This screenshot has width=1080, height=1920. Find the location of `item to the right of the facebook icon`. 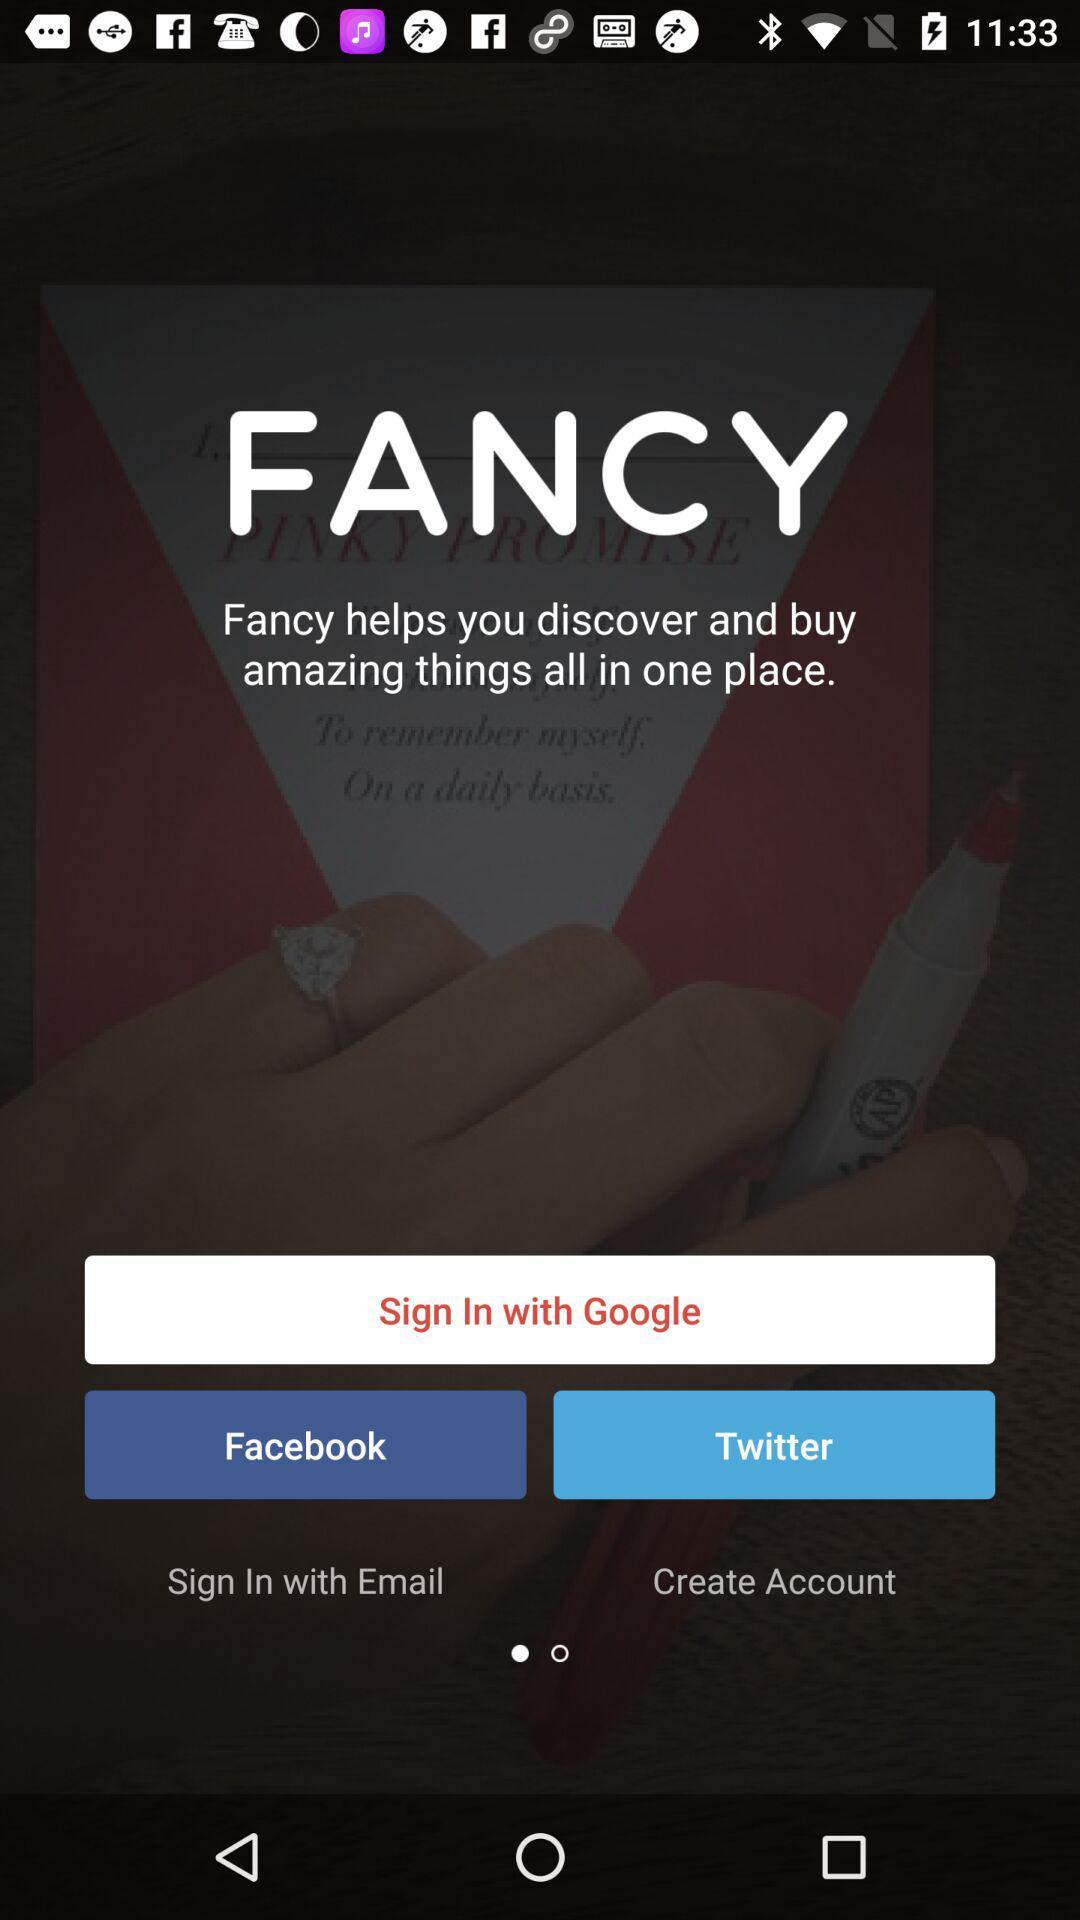

item to the right of the facebook icon is located at coordinates (773, 1444).